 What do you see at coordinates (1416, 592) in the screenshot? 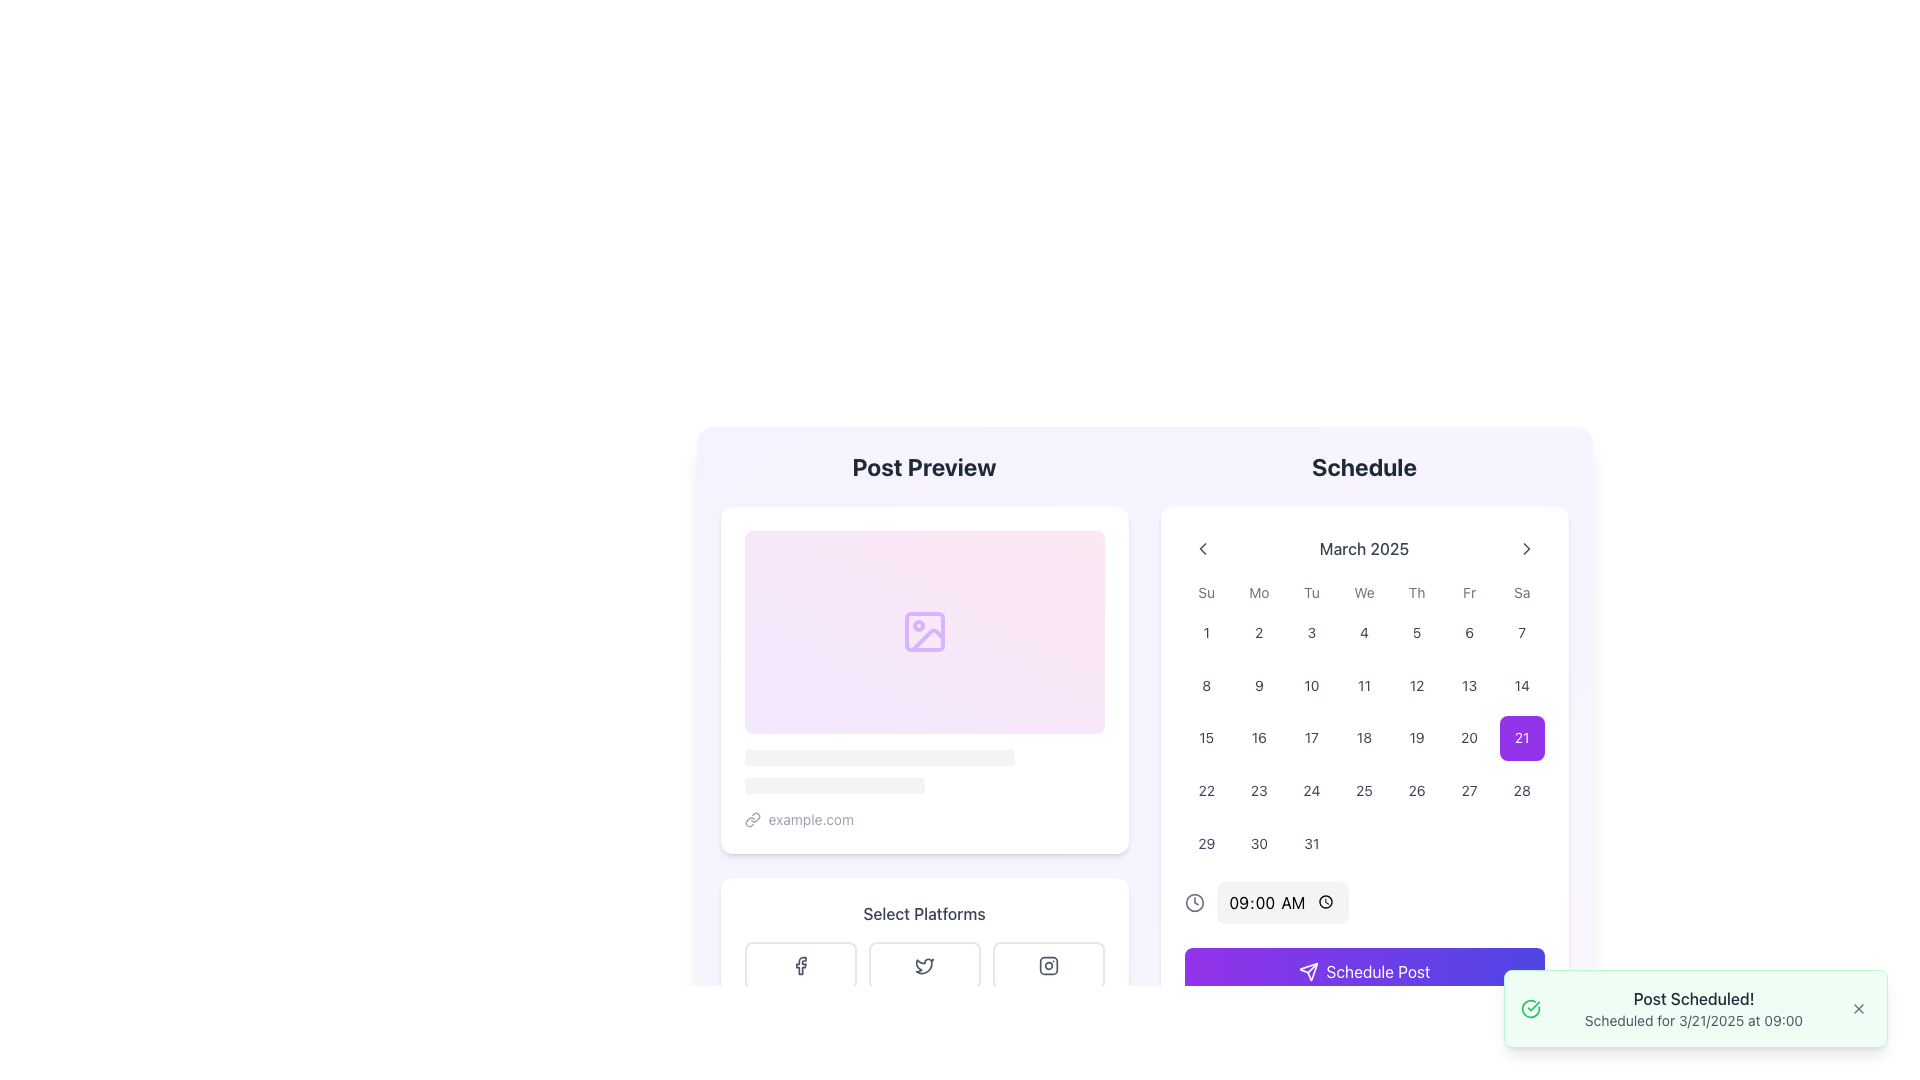
I see `the Static Text Label displaying 'Th' for Thursday, which is the fifth element in the top row of the calendar layout, located below the 'March 2025' heading` at bounding box center [1416, 592].